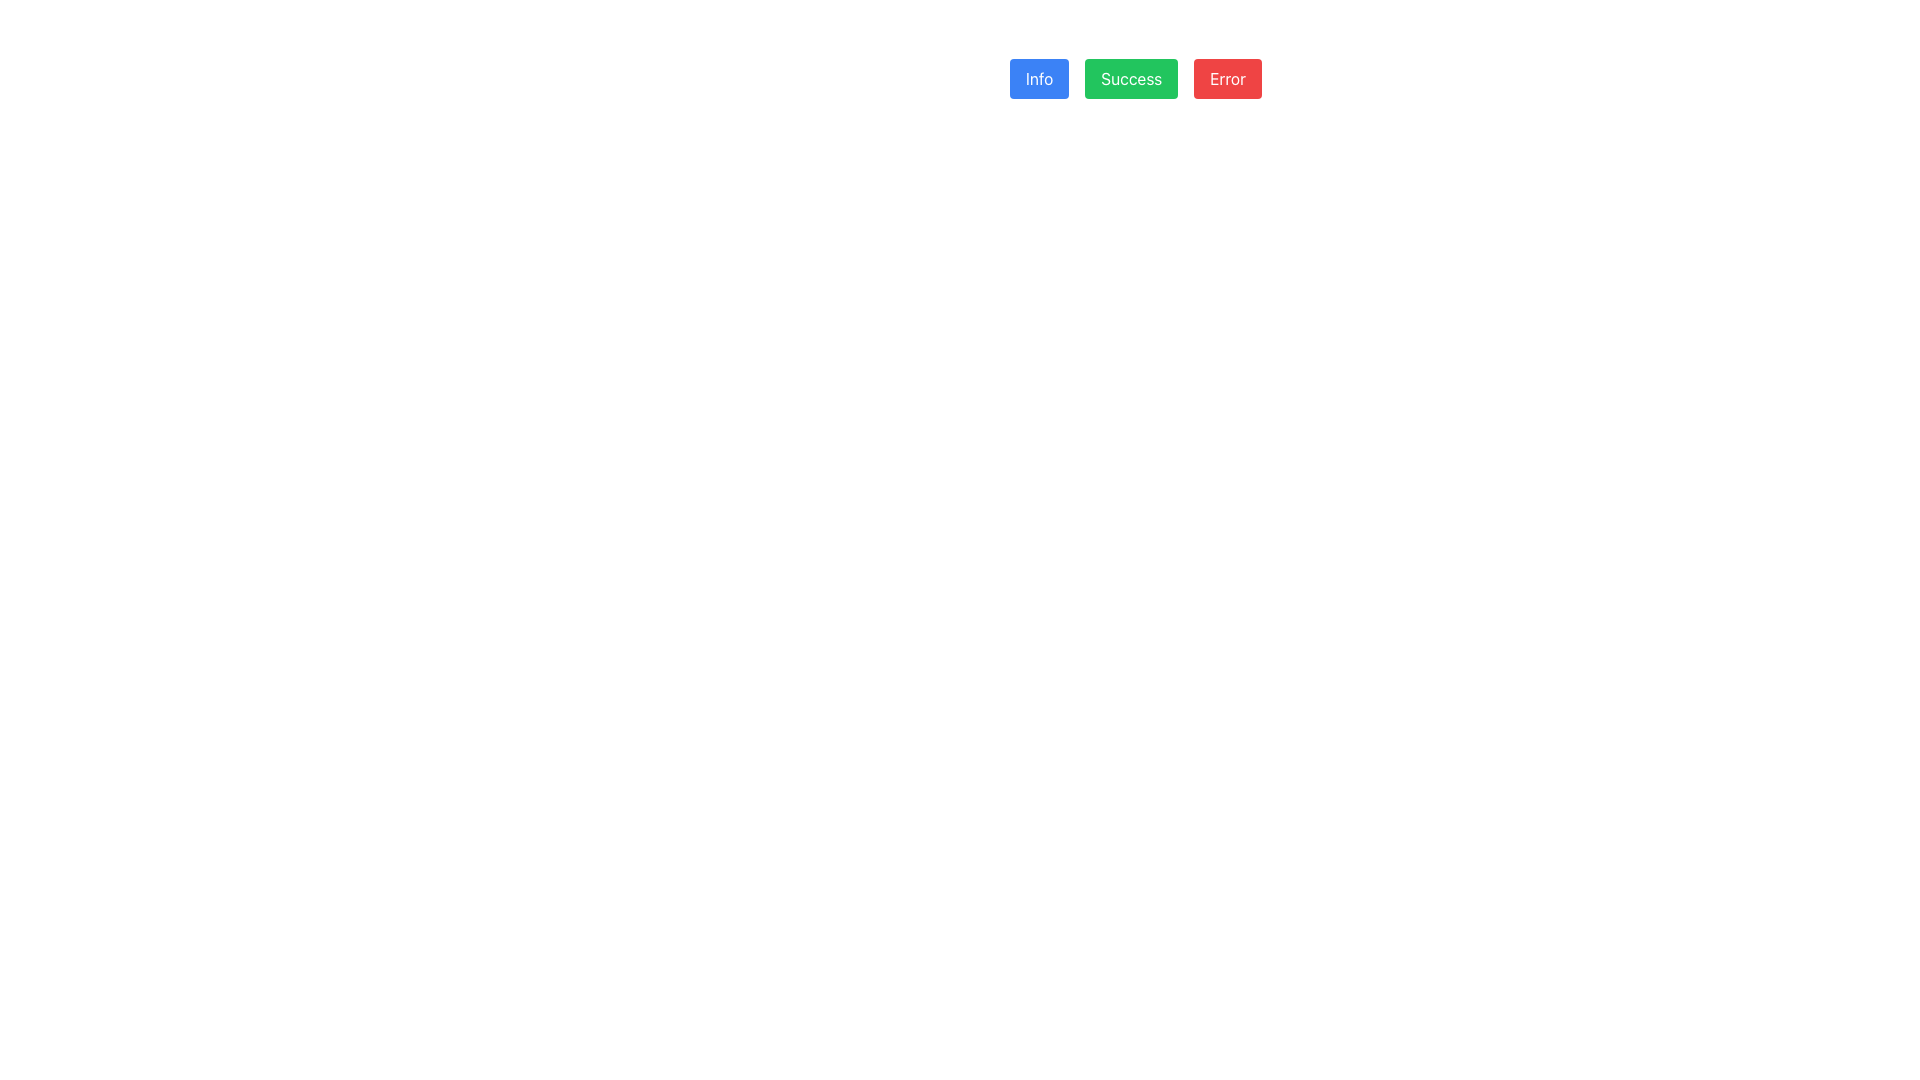  I want to click on the 'Success' button with a green background and white text, so click(1135, 77).